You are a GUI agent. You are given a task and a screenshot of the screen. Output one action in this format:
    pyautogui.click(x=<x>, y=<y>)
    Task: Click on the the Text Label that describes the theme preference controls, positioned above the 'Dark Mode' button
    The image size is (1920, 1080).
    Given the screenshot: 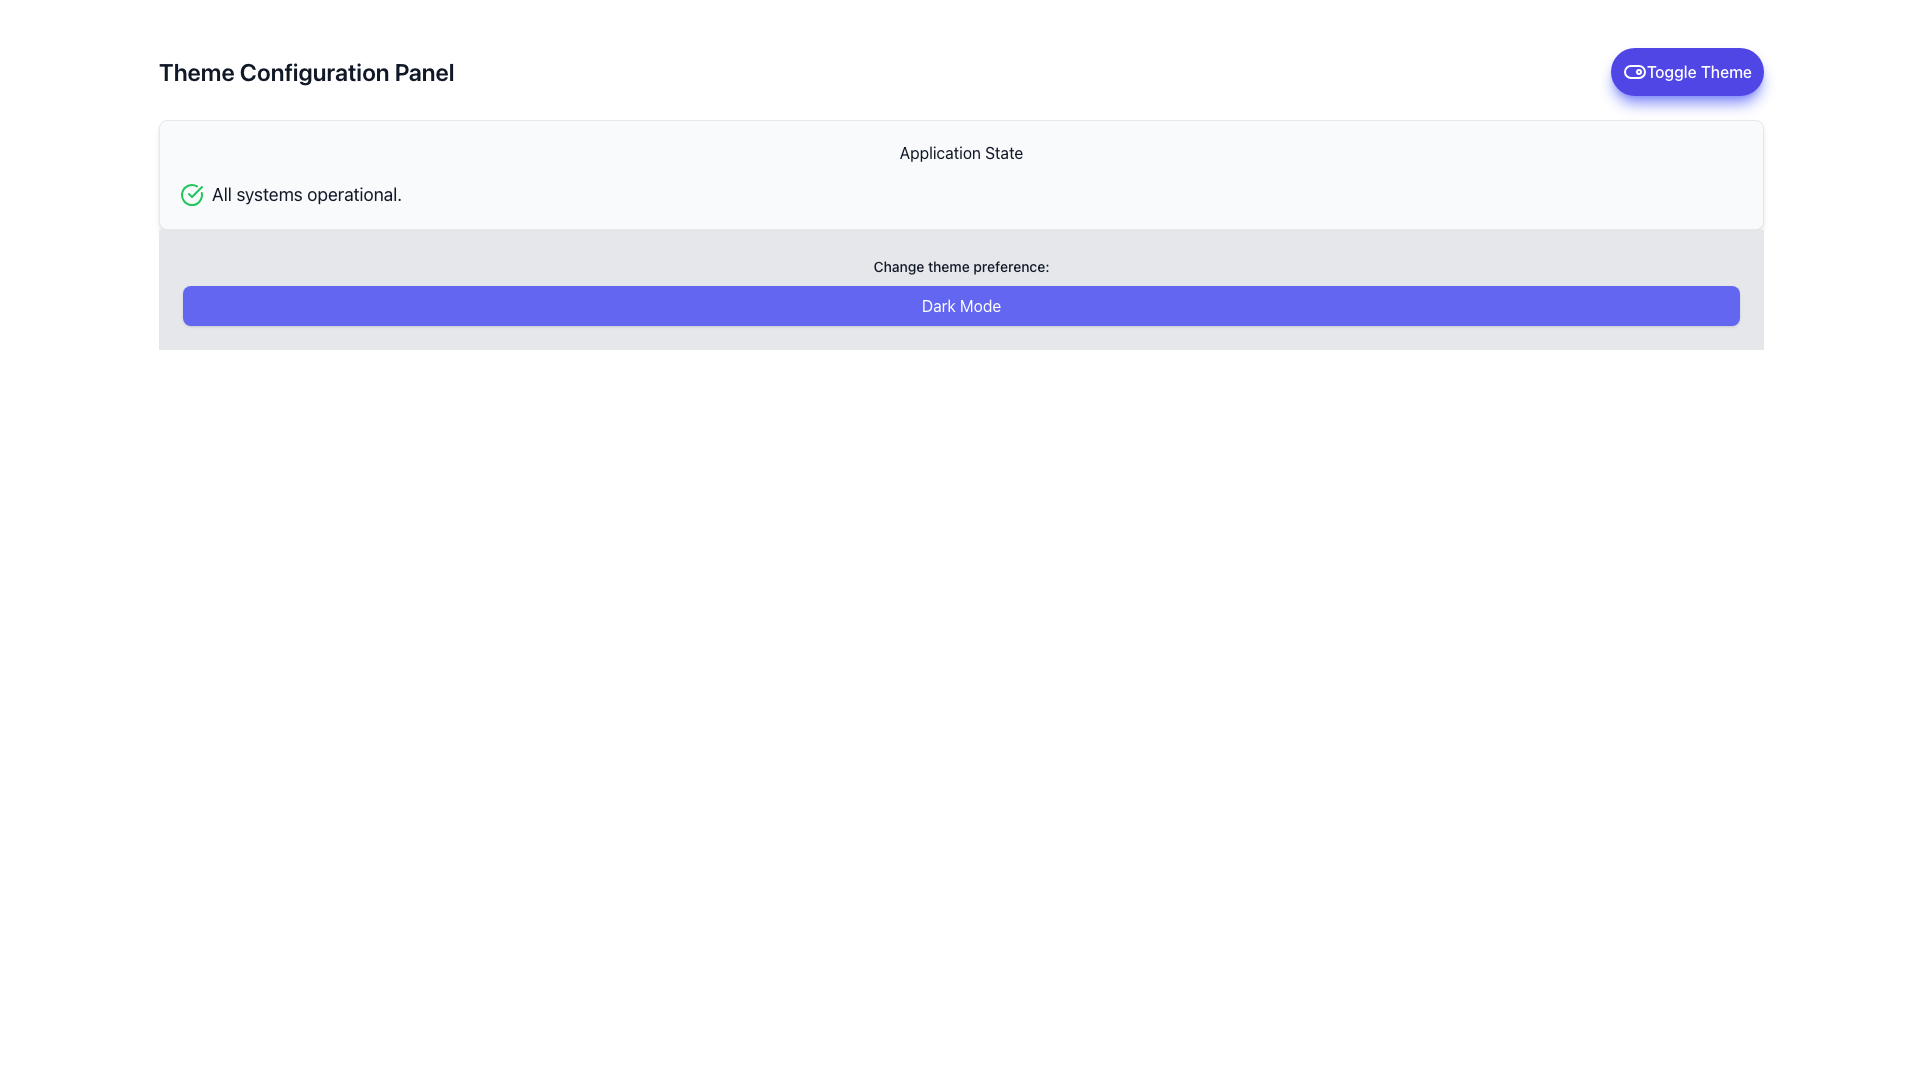 What is the action you would take?
    pyautogui.click(x=961, y=265)
    